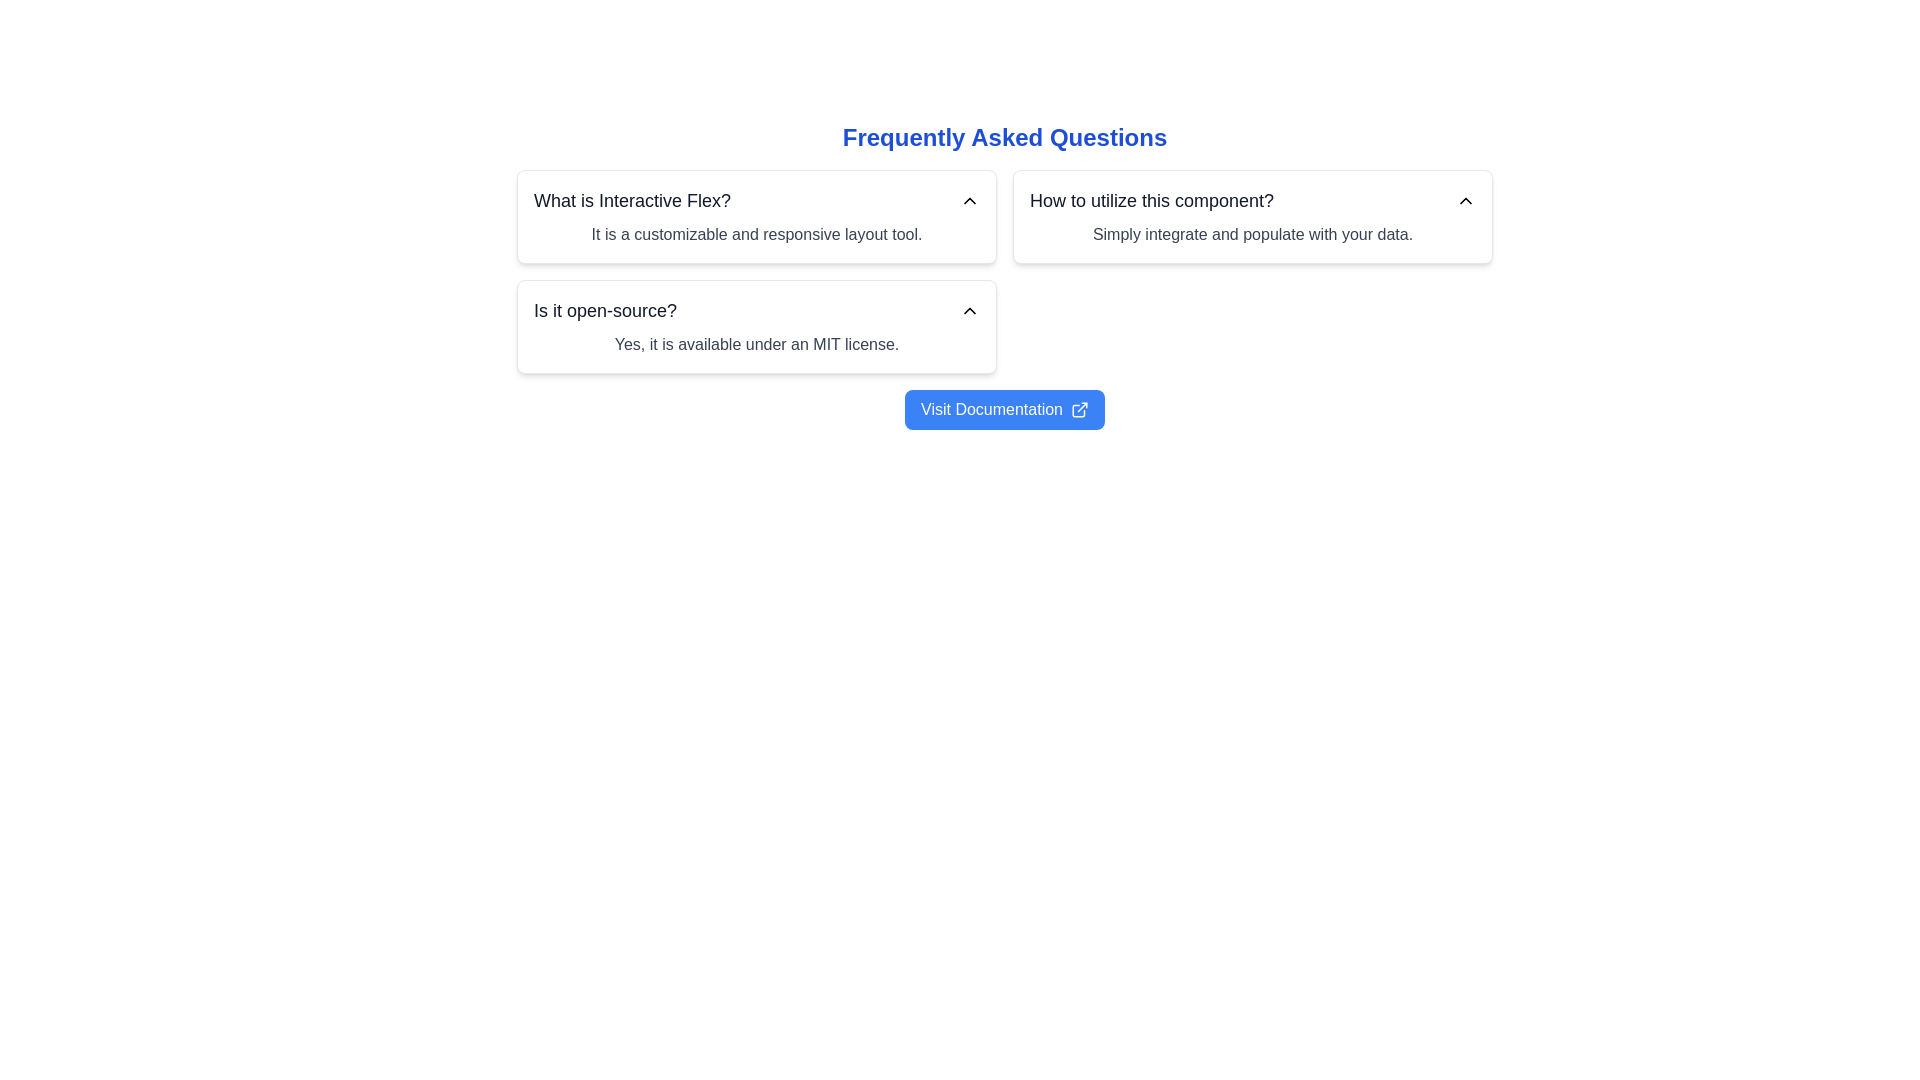 The image size is (1920, 1080). Describe the element at coordinates (756, 234) in the screenshot. I see `the descriptive text element located below the title 'What is Interactive Flex?' in the card-like component with rounded borders` at that location.